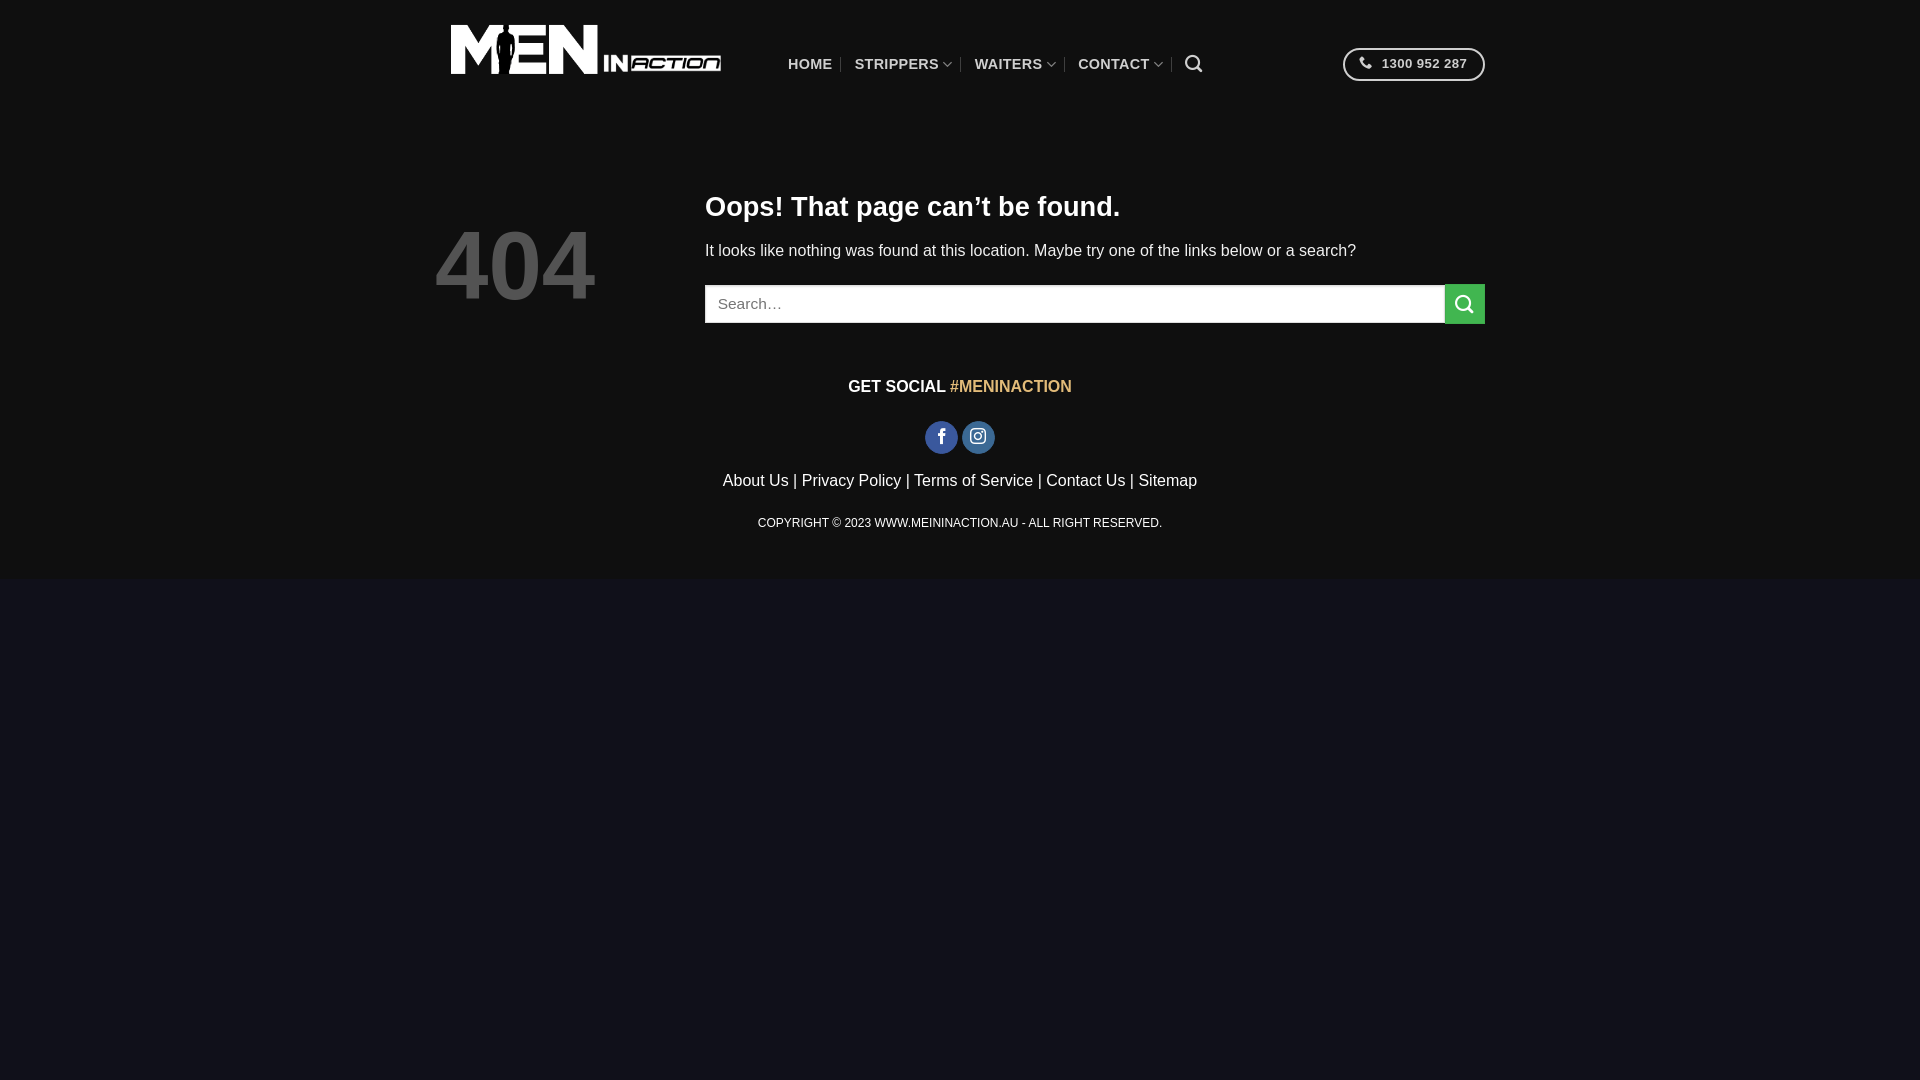 The height and width of the screenshot is (1080, 1920). What do you see at coordinates (902, 63) in the screenshot?
I see `'STRIPPERS'` at bounding box center [902, 63].